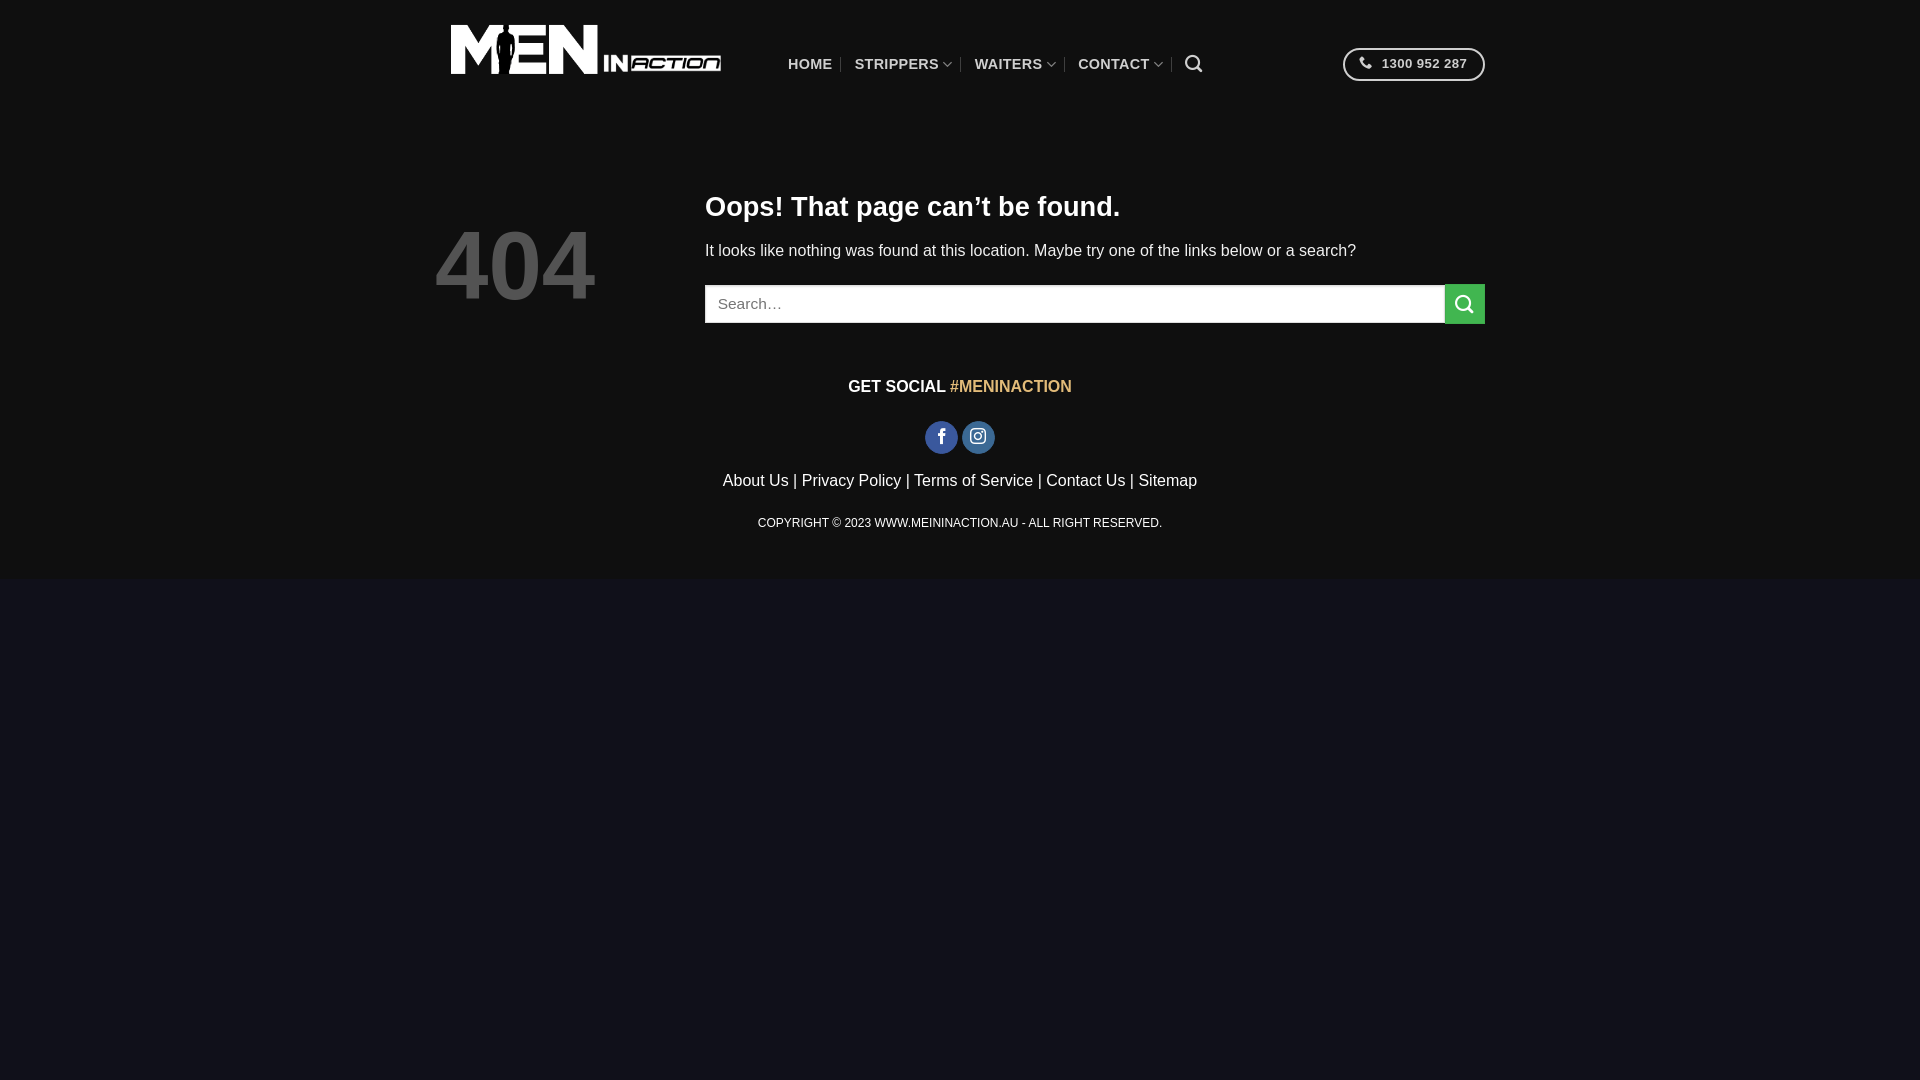 The height and width of the screenshot is (1080, 1920). What do you see at coordinates (902, 63) in the screenshot?
I see `'STRIPPERS'` at bounding box center [902, 63].